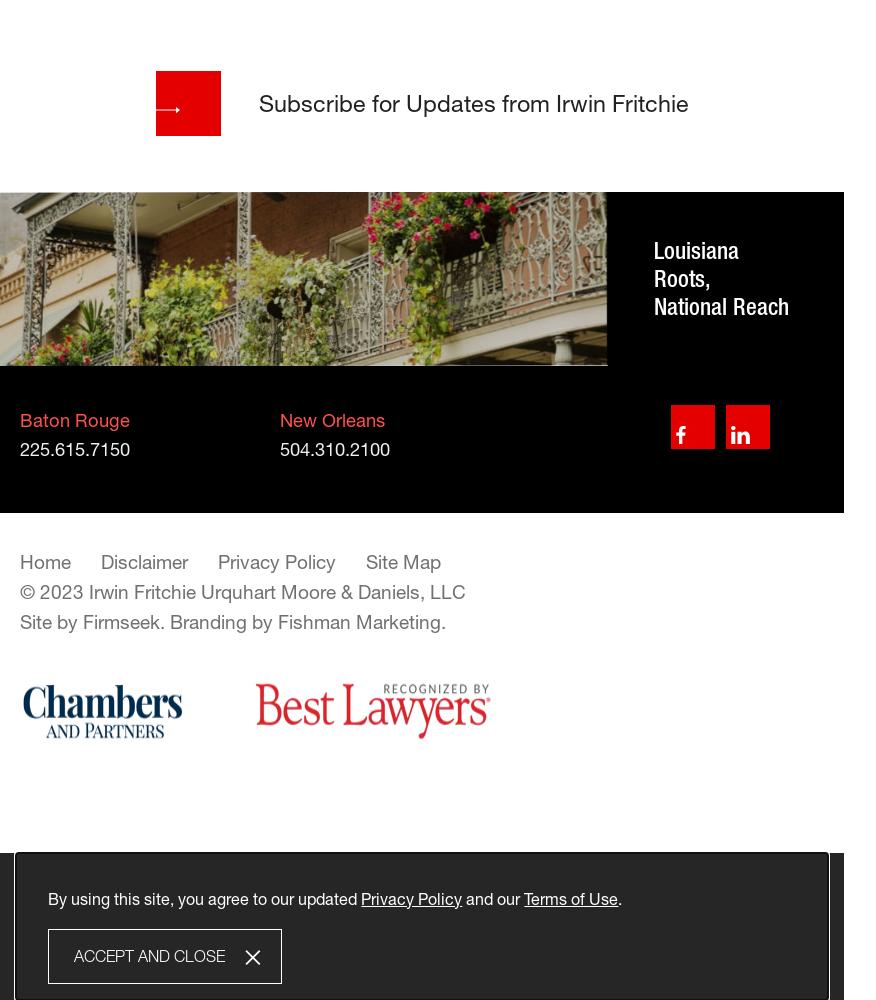 This screenshot has width=876, height=1000. Describe the element at coordinates (143, 562) in the screenshot. I see `'Disclaimer'` at that location.